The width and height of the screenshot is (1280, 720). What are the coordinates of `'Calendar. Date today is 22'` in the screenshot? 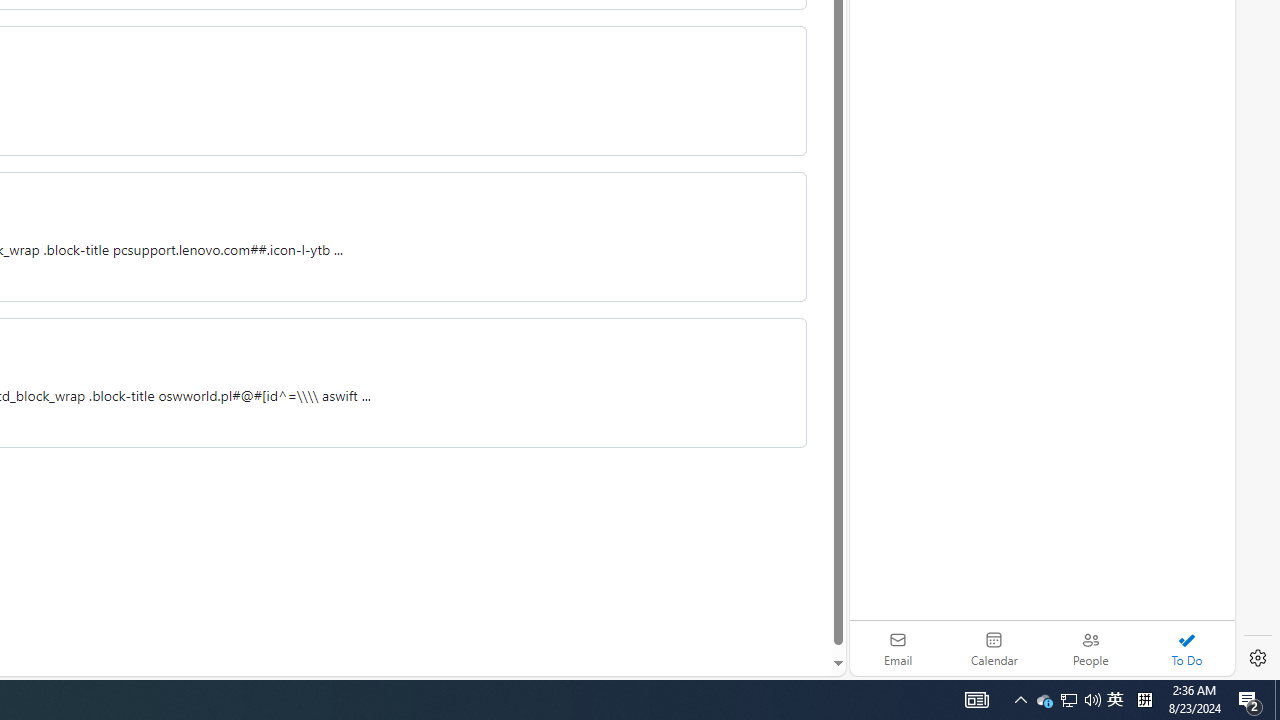 It's located at (994, 648).